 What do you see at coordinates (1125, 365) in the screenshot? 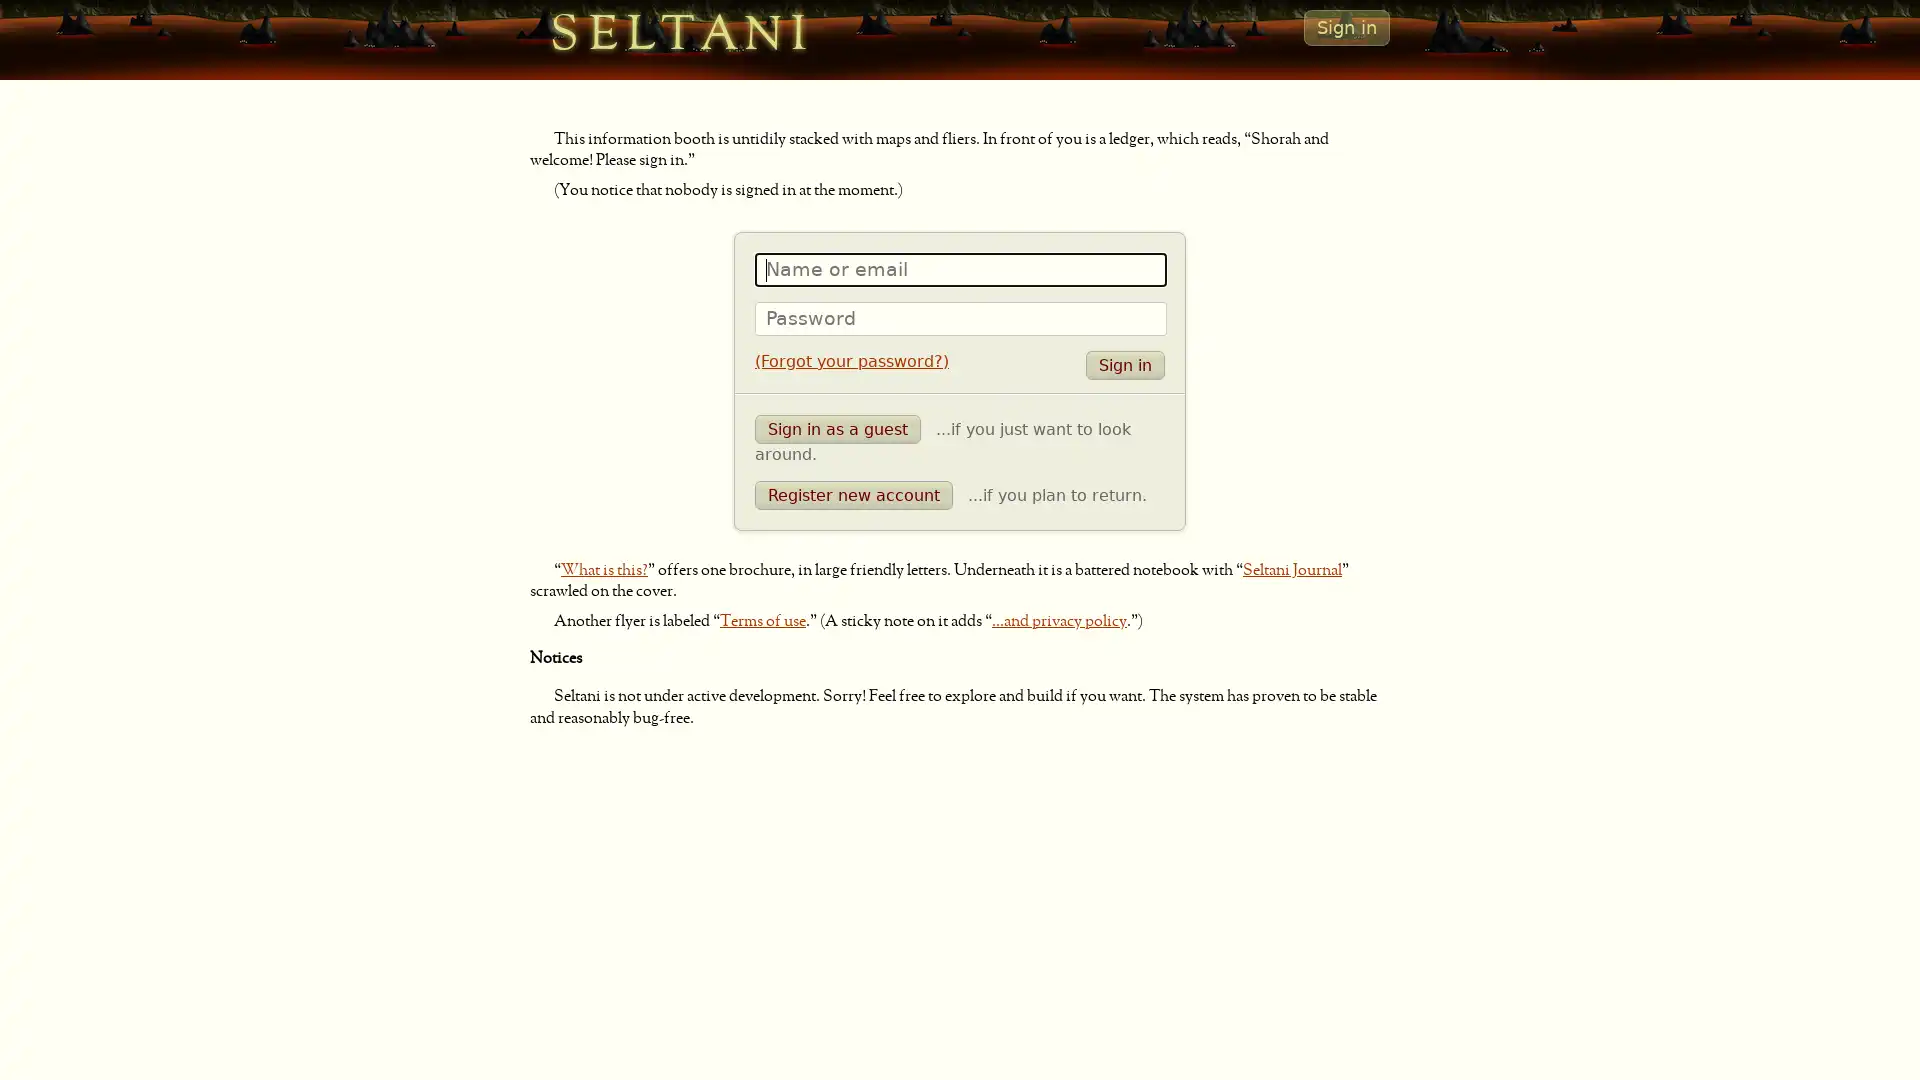
I see `Sign in` at bounding box center [1125, 365].